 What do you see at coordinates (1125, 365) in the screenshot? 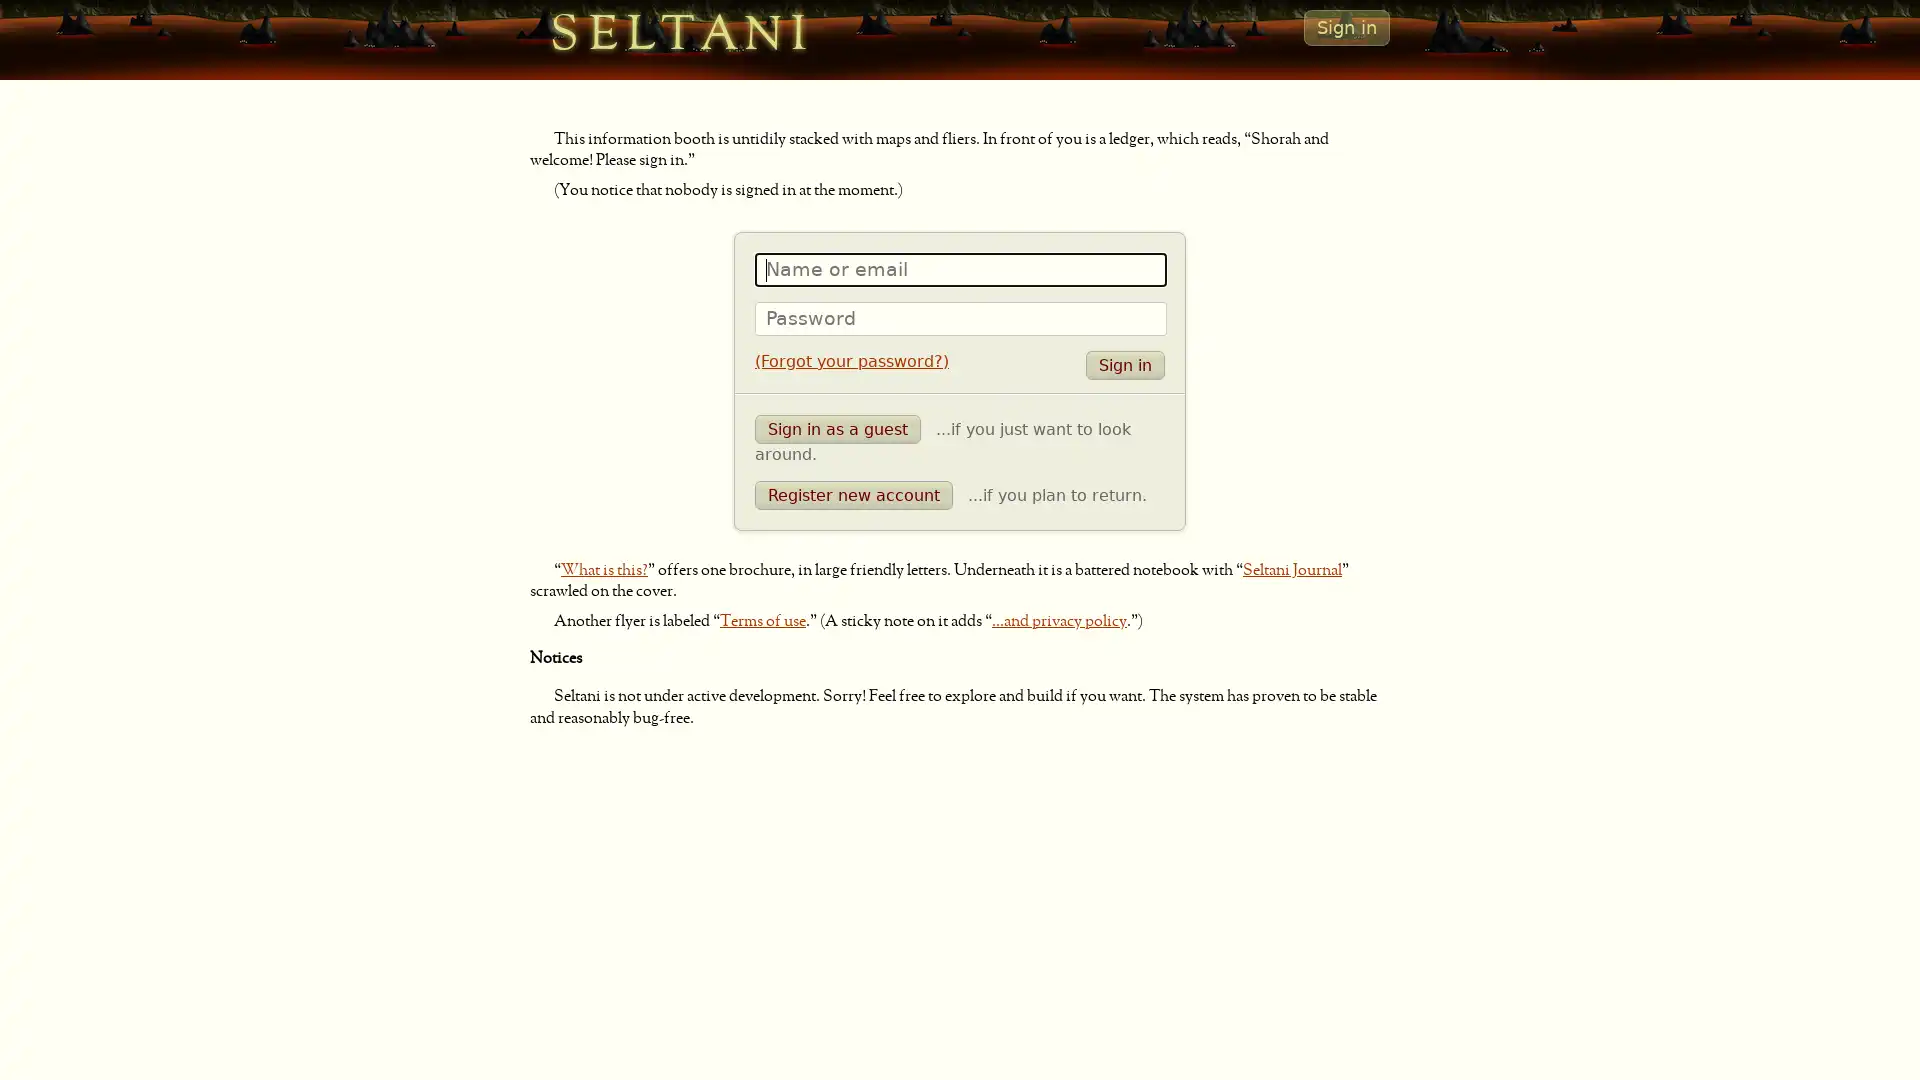
I see `Sign in` at bounding box center [1125, 365].